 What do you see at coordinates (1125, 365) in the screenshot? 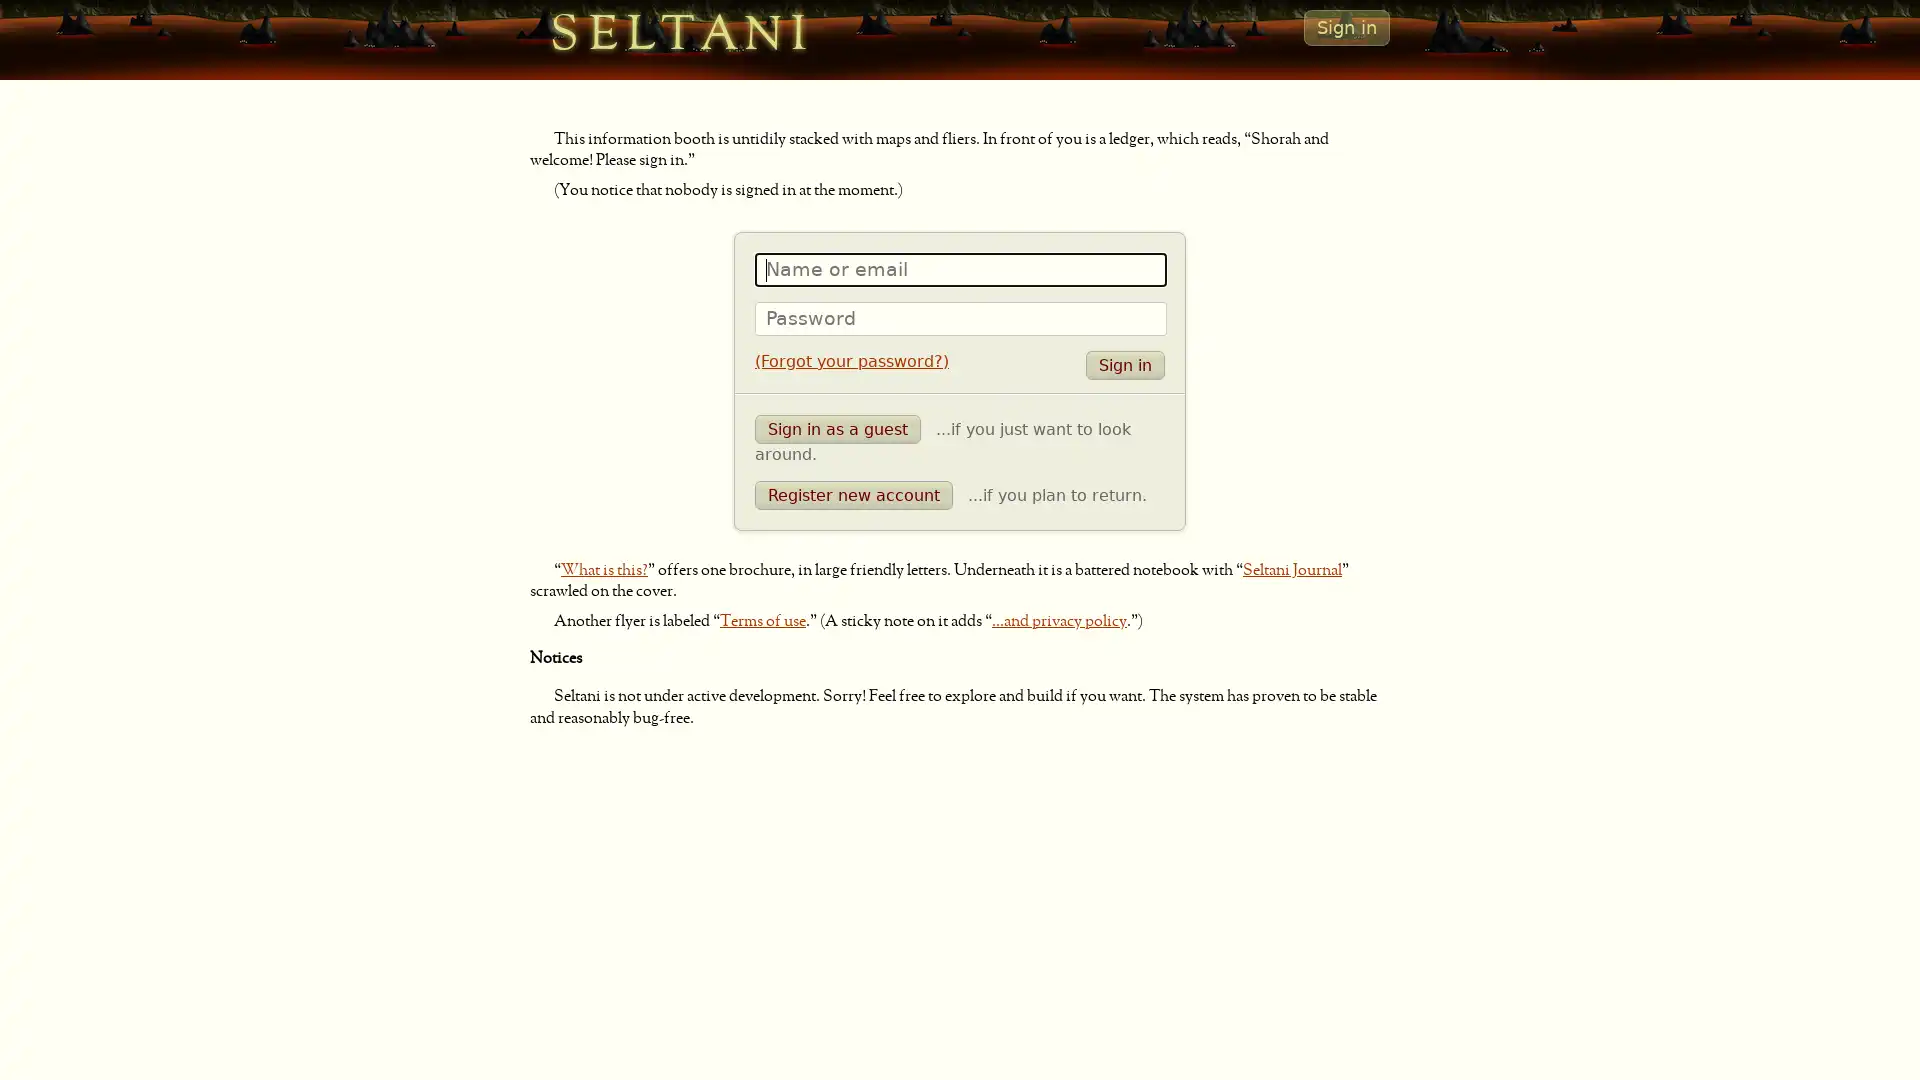
I see `Sign in` at bounding box center [1125, 365].